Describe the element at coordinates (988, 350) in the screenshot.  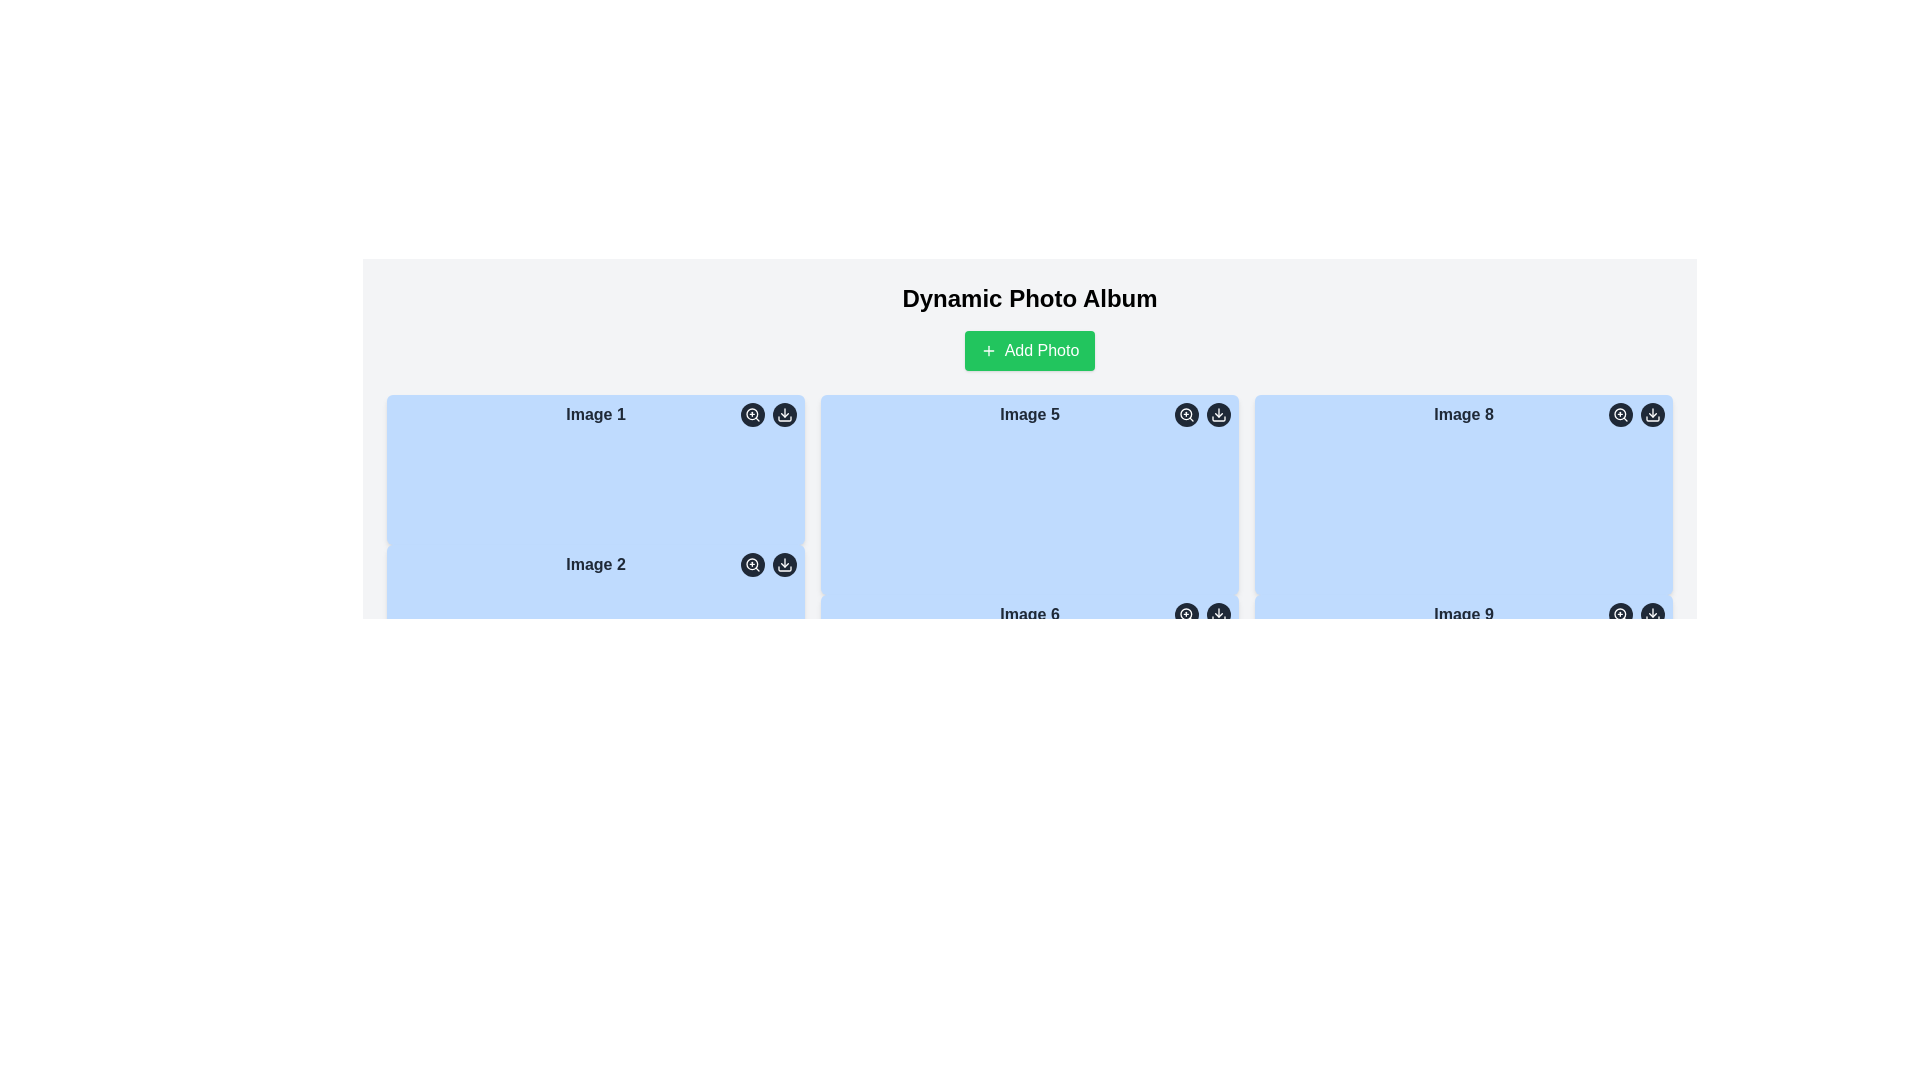
I see `the 'Add Photo' button icon that visually indicates an 'add' or 'create' action` at that location.